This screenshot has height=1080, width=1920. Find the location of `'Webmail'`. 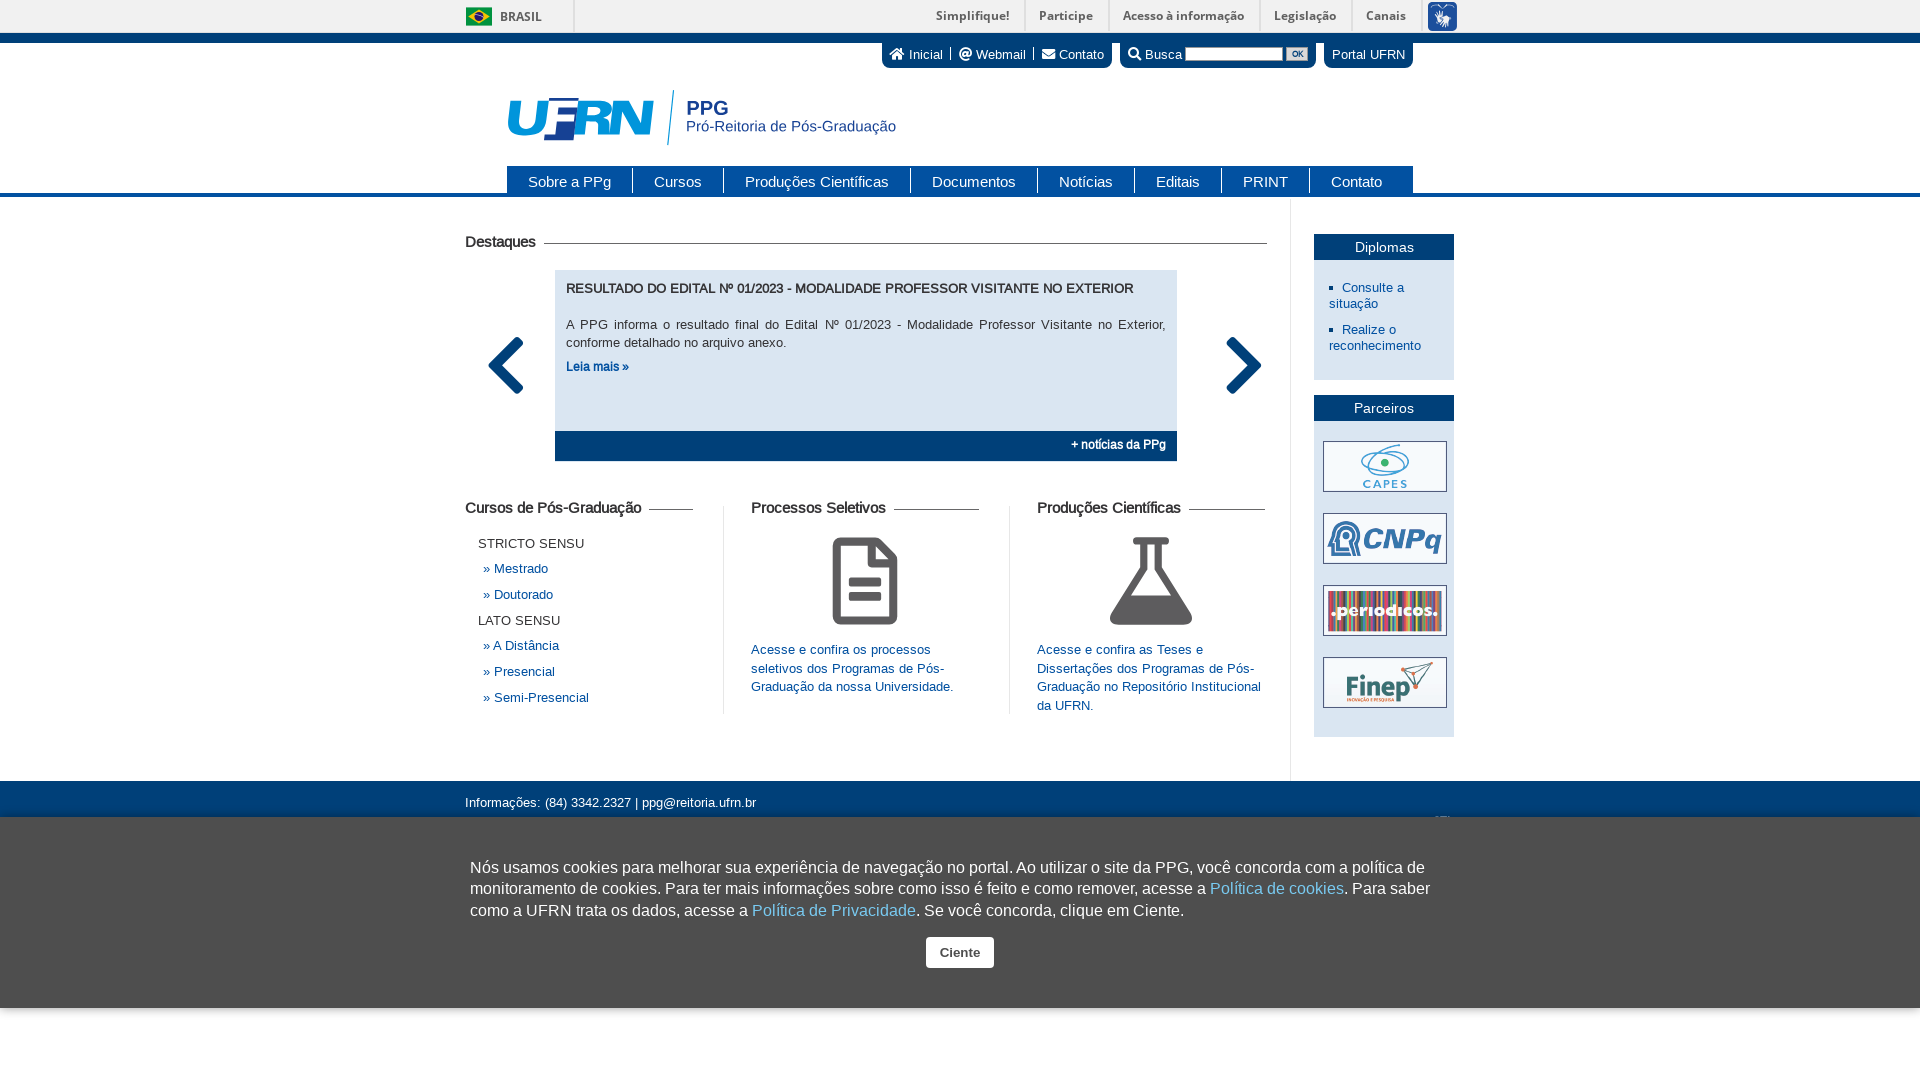

'Webmail' is located at coordinates (992, 52).